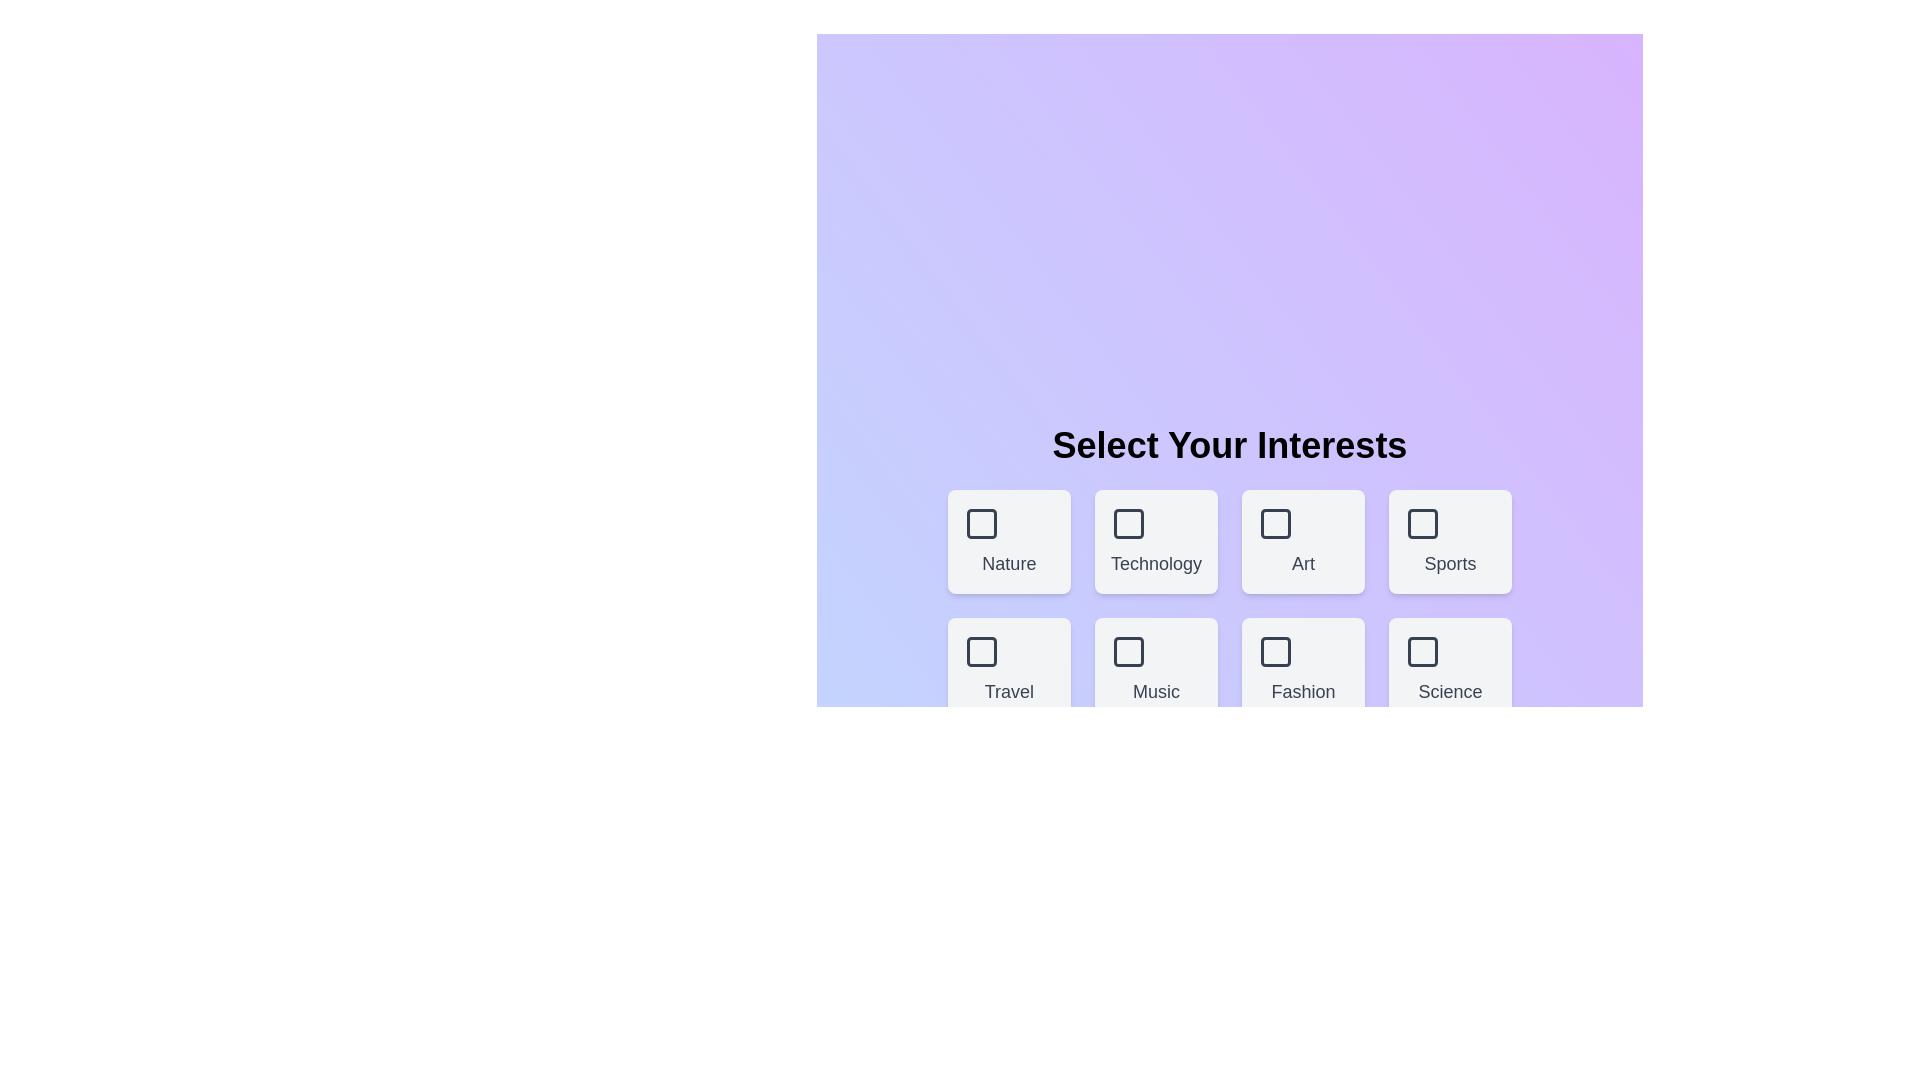 The image size is (1920, 1080). I want to click on the box corresponding to the theme Music to select or deselect it, so click(1156, 670).